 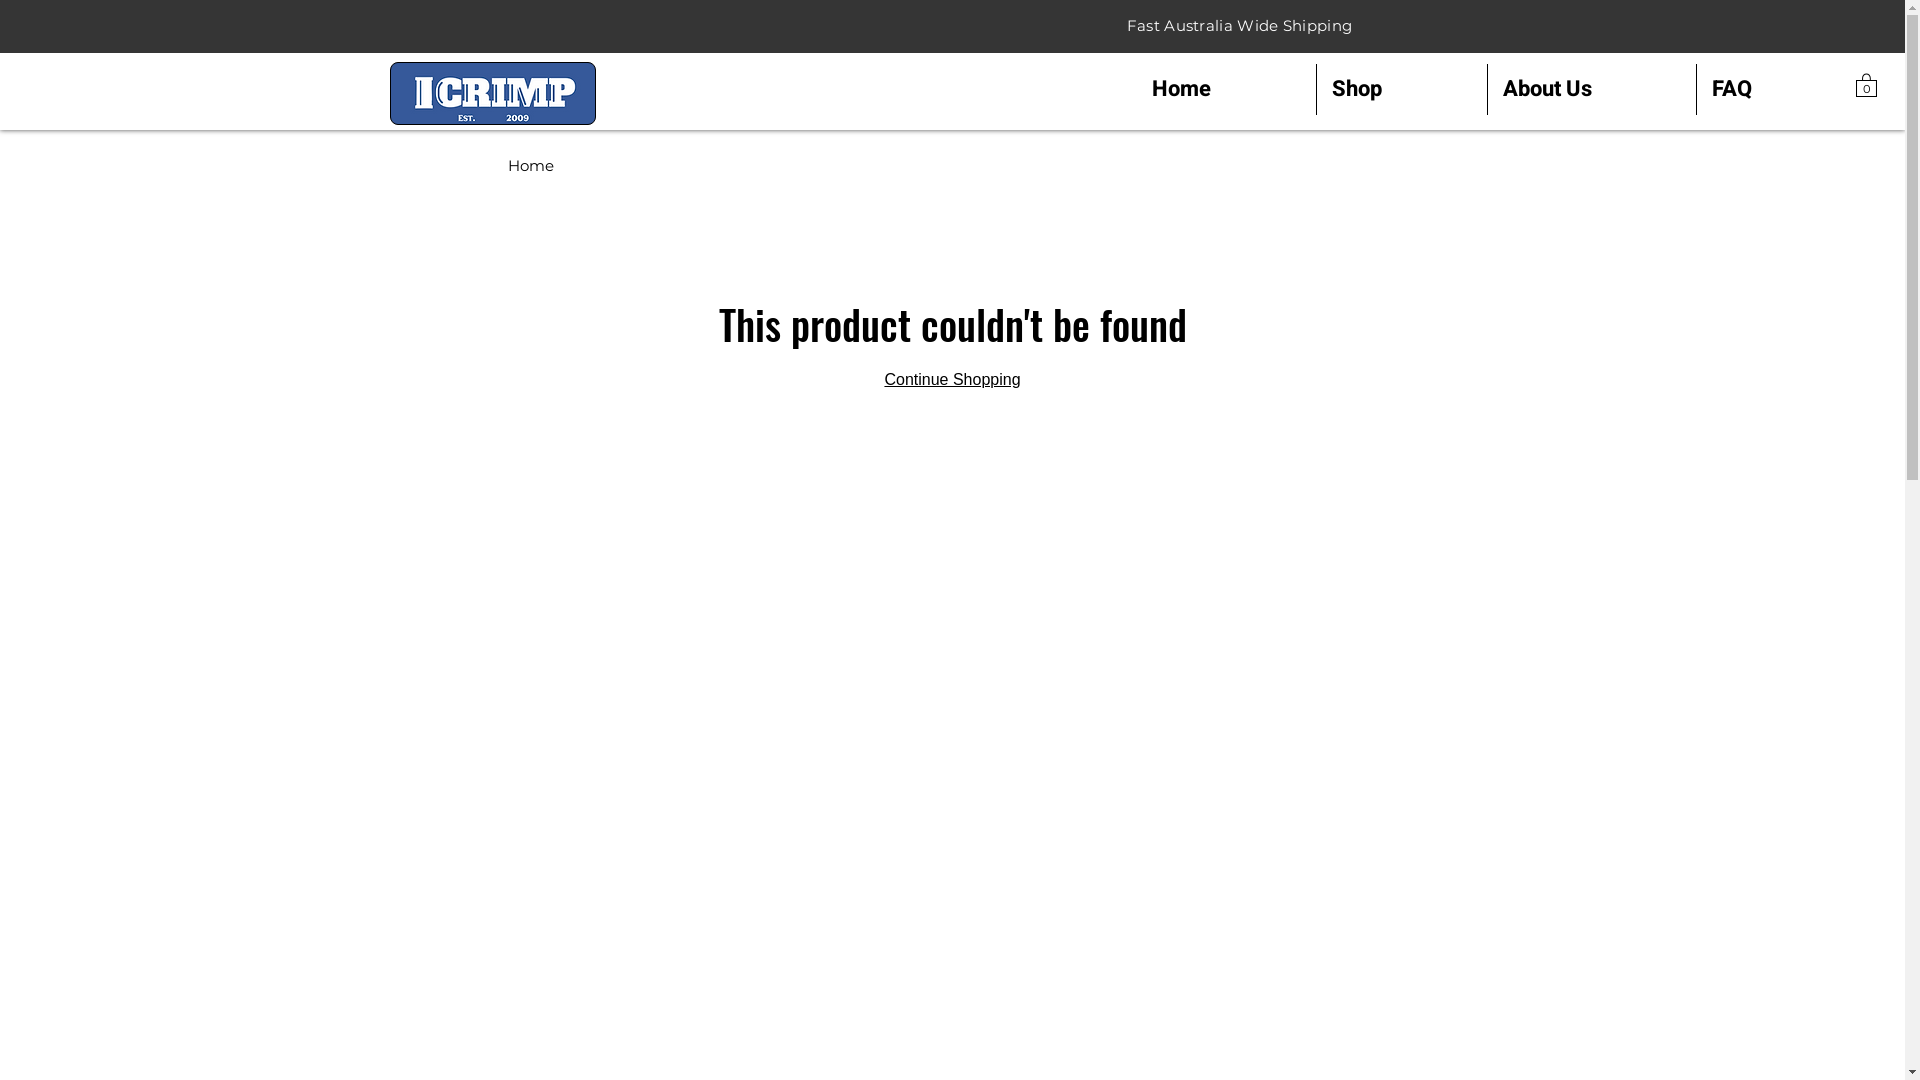 I want to click on '0', so click(x=1855, y=83).